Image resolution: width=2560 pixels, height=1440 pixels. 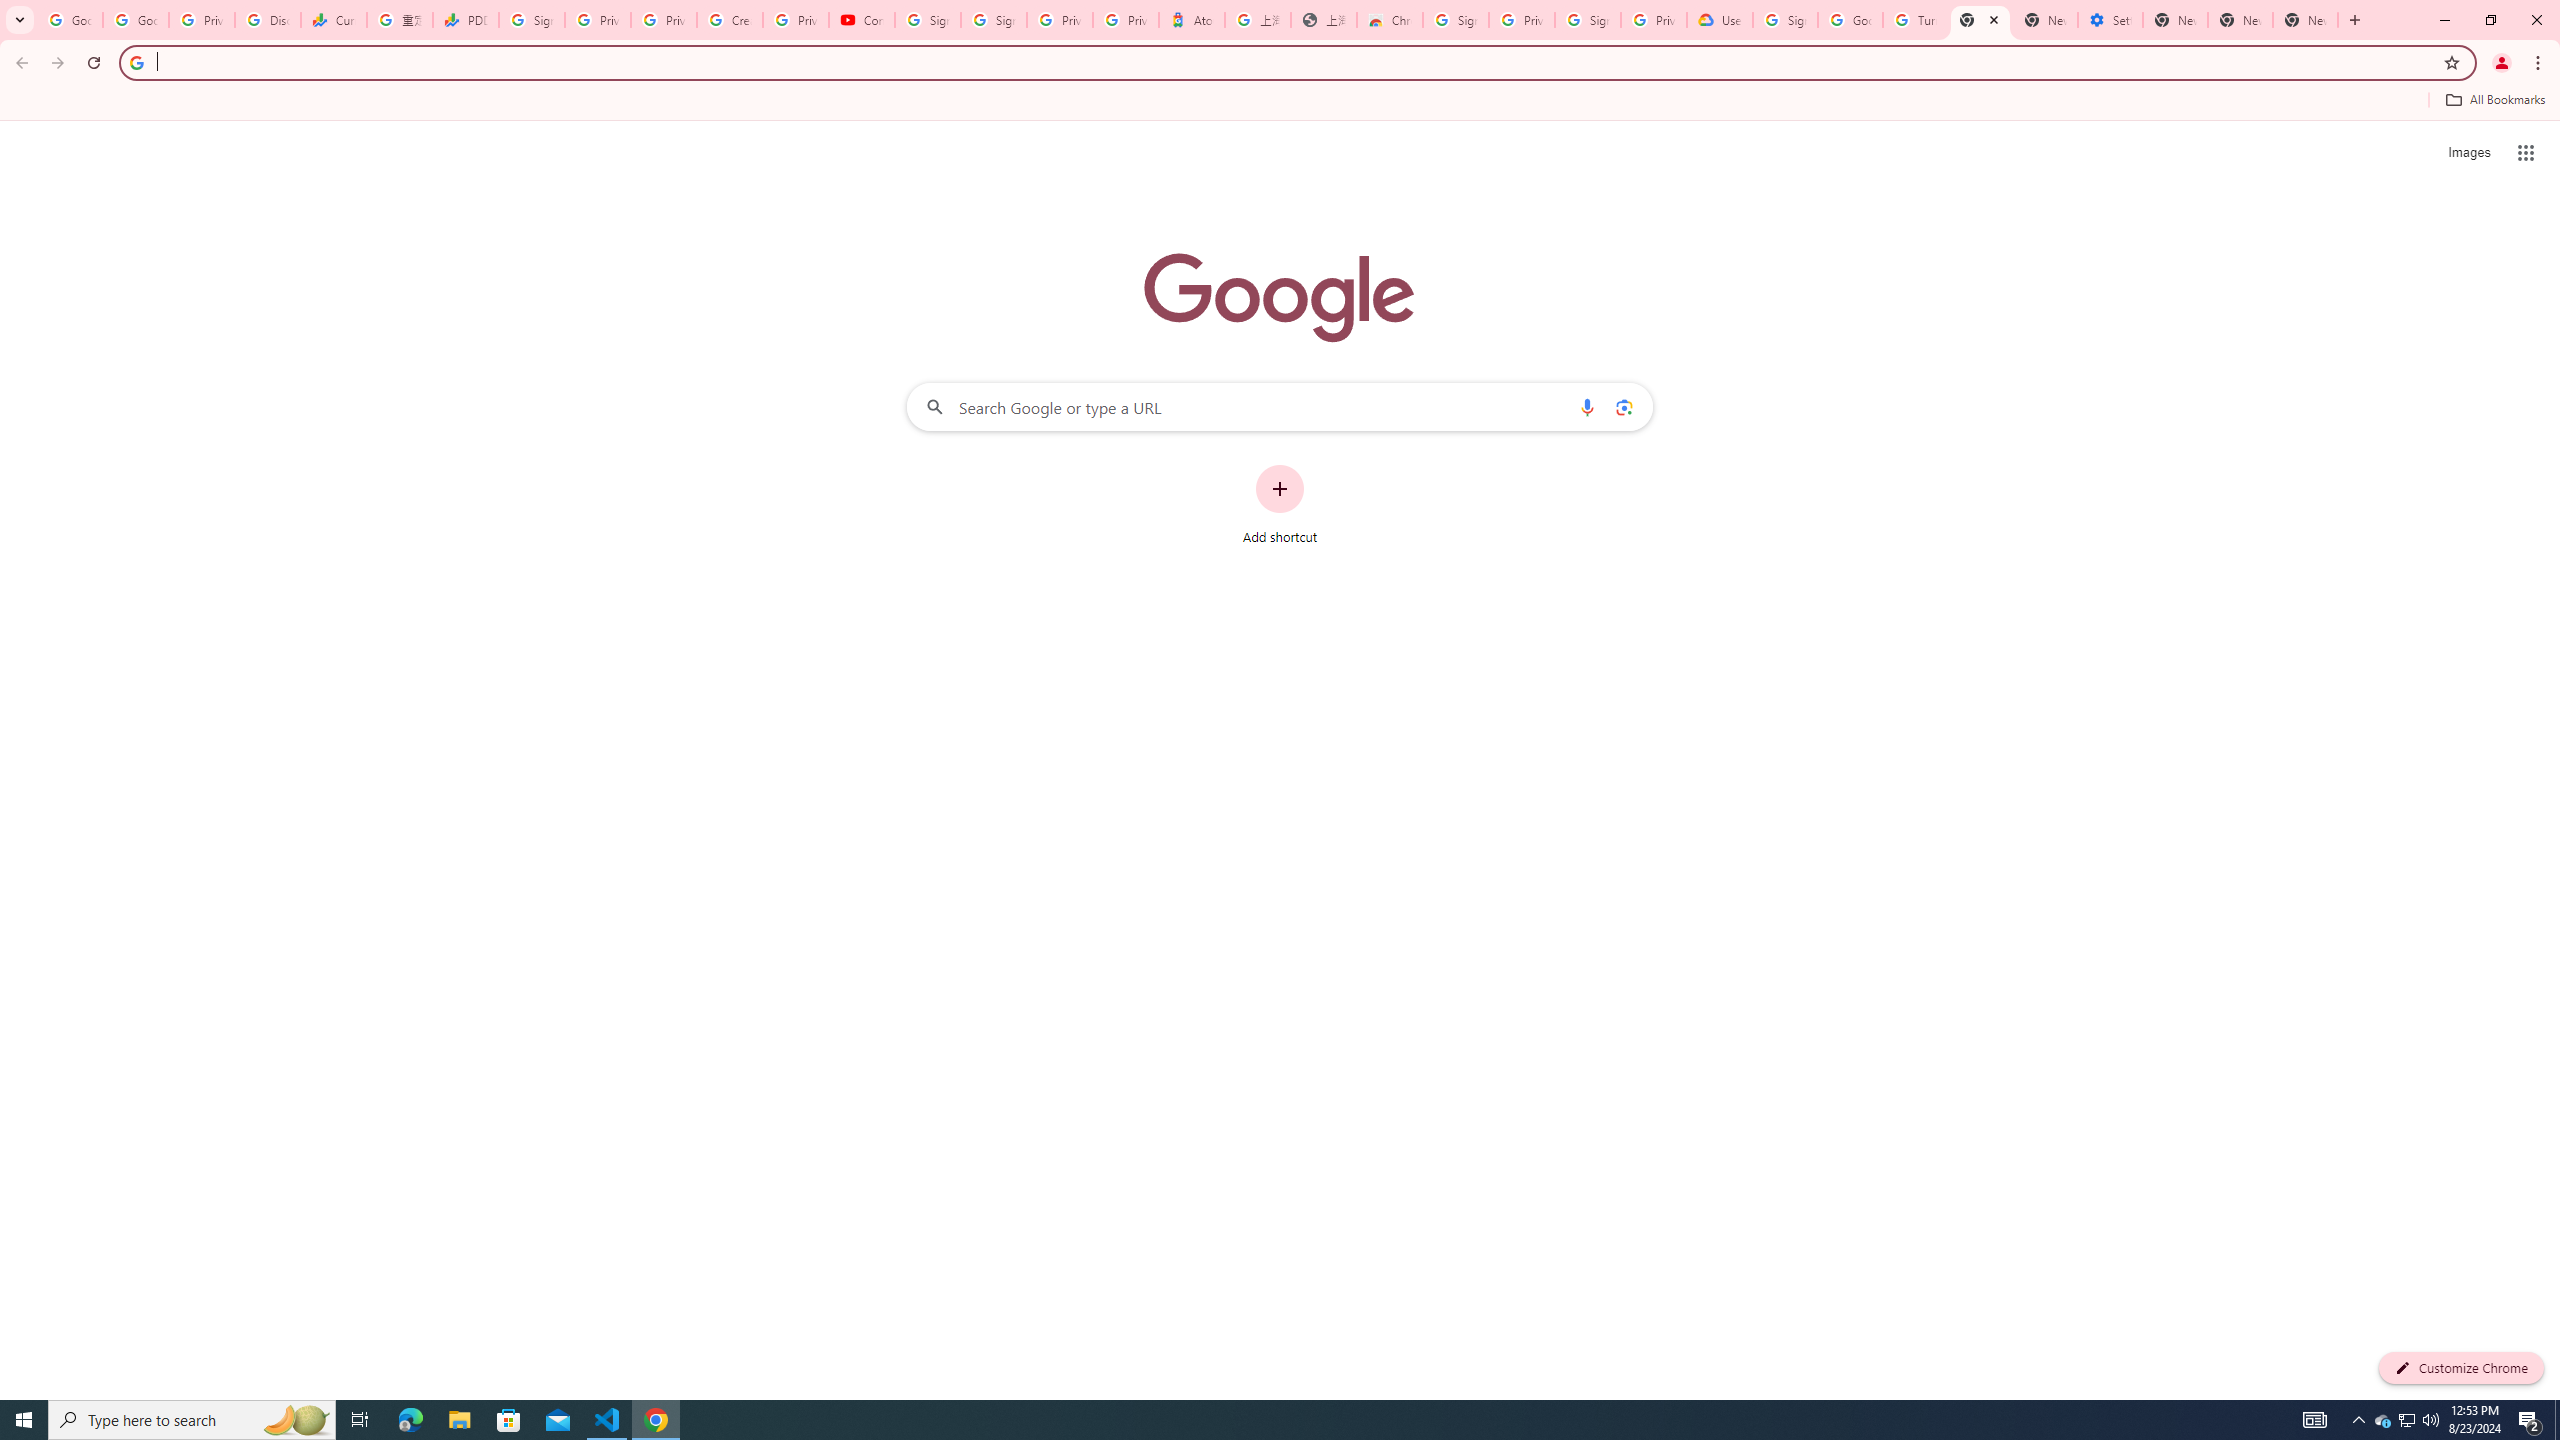 What do you see at coordinates (1280, 405) in the screenshot?
I see `'Search Google or type a URL'` at bounding box center [1280, 405].